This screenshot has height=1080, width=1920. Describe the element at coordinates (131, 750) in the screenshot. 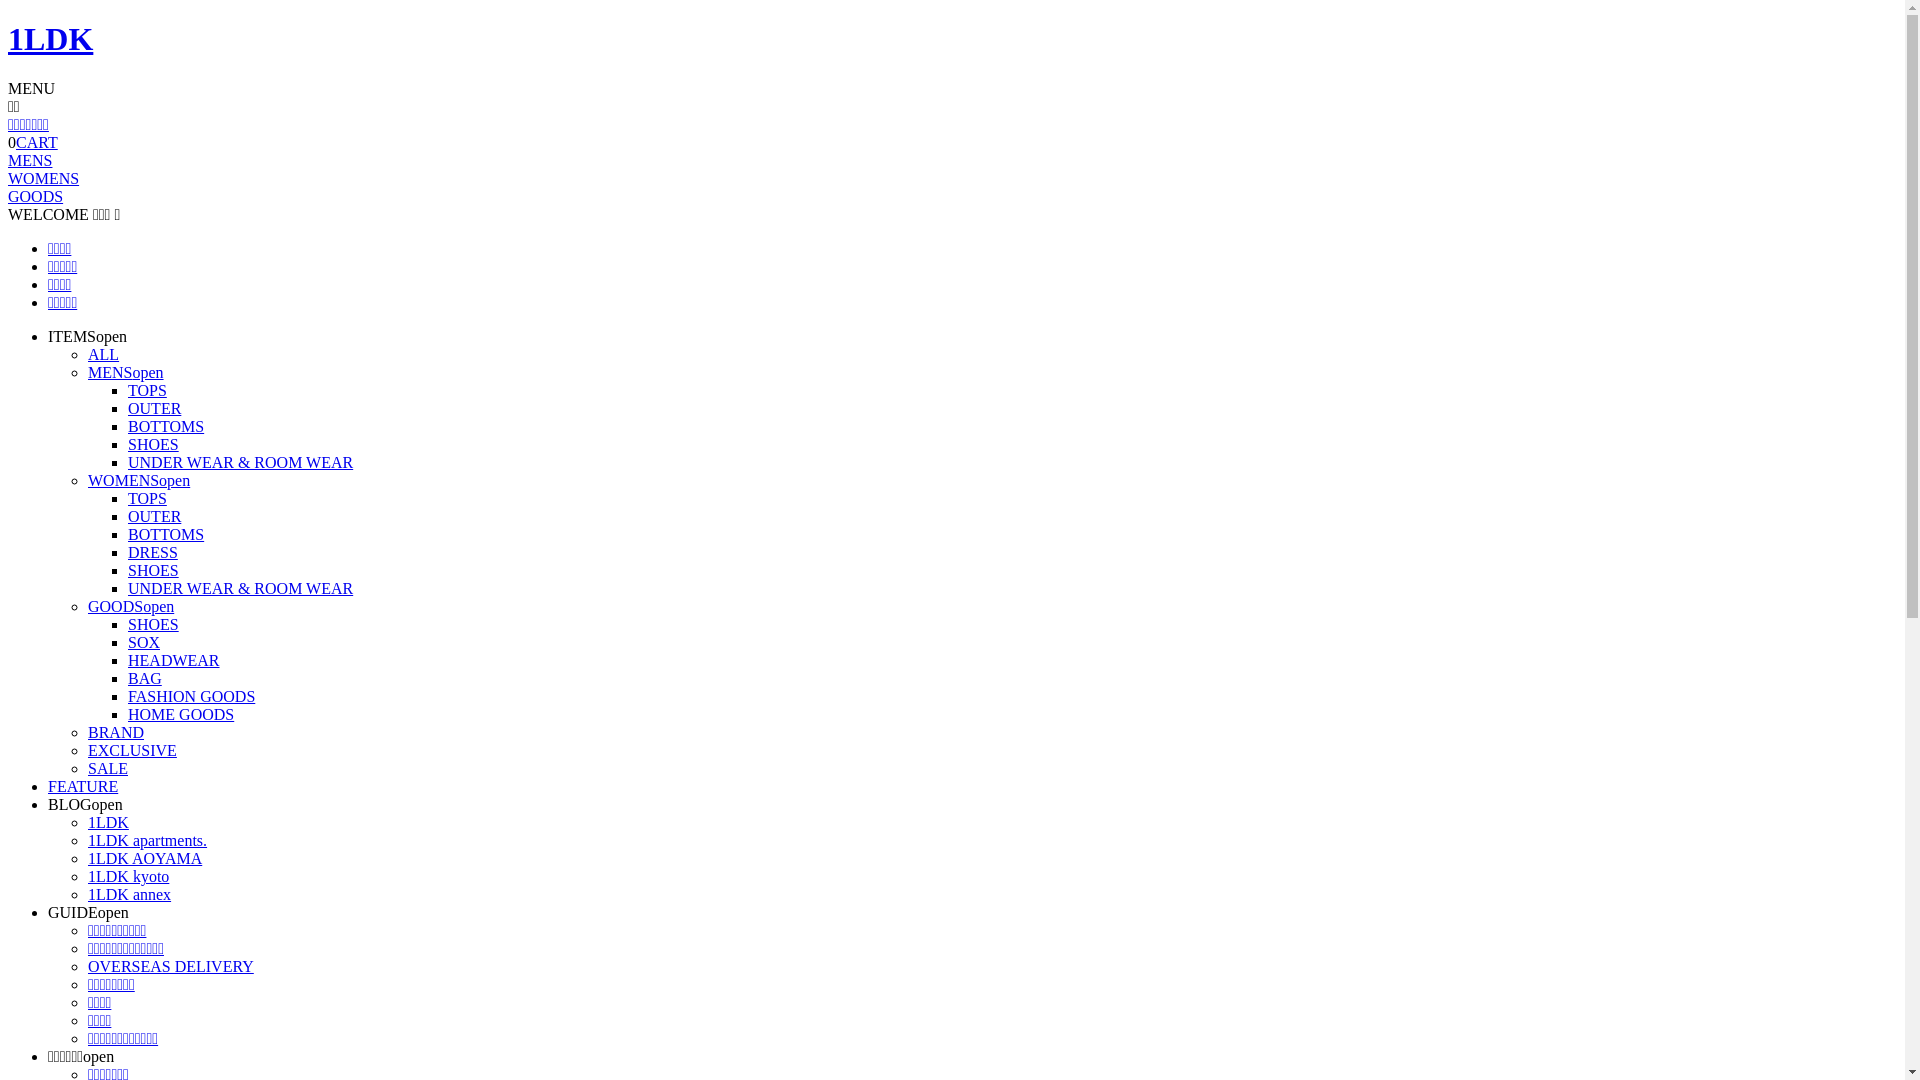

I see `'EXCLUSIVE'` at that location.